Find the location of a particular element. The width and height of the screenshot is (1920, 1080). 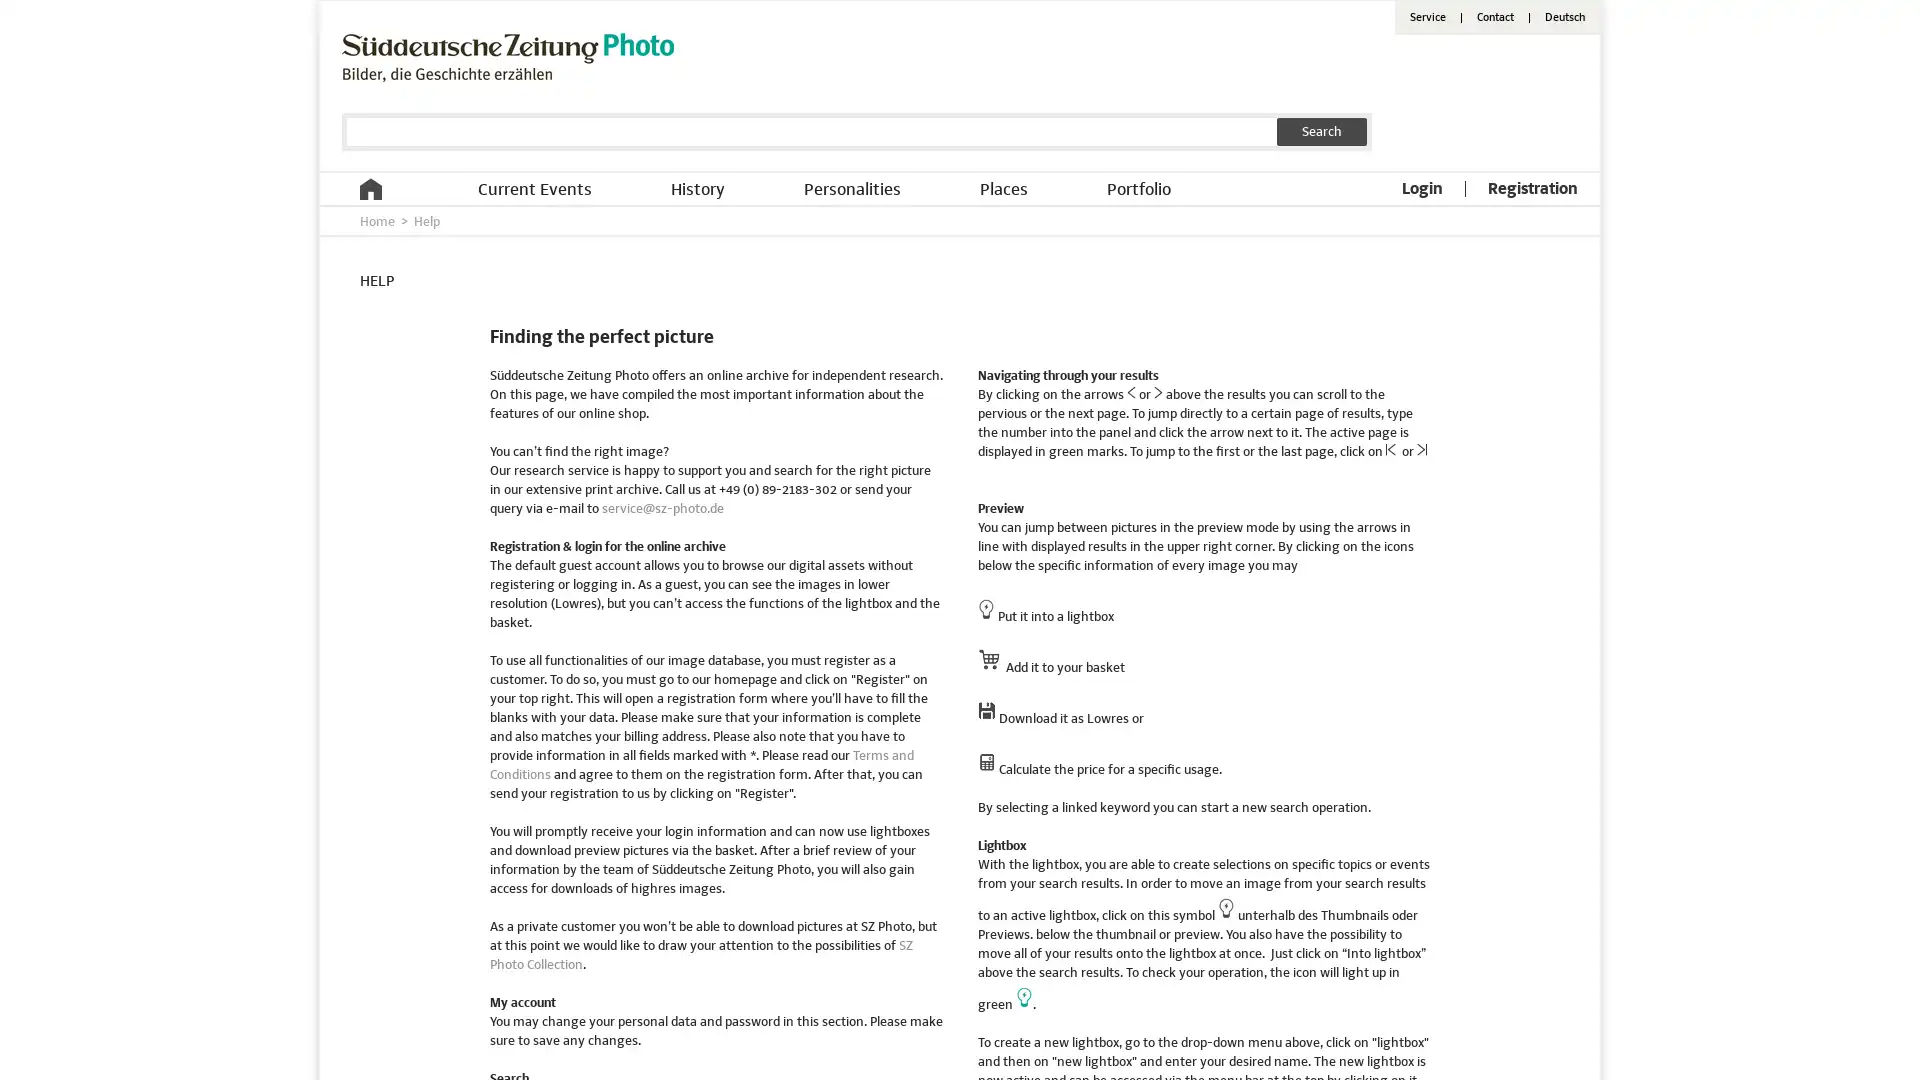

Search is located at coordinates (1321, 131).